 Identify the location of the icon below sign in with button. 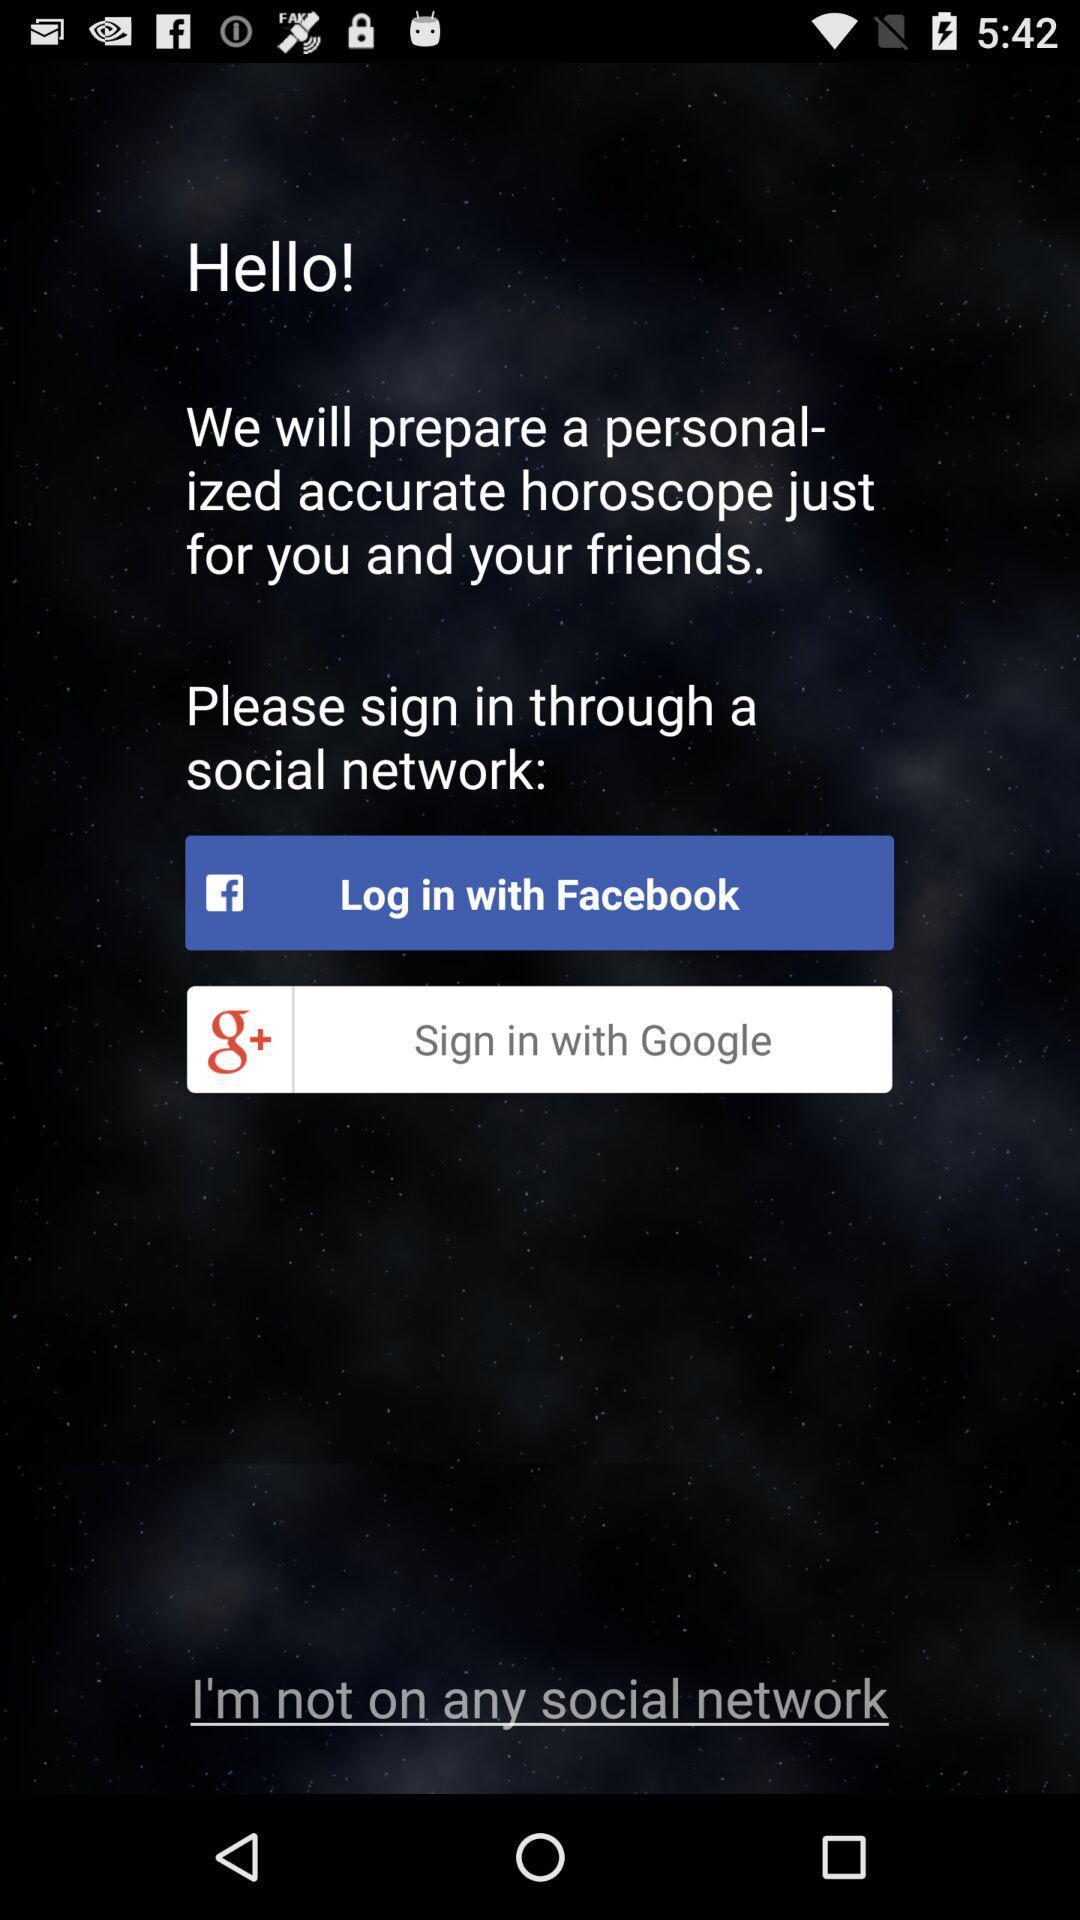
(538, 1695).